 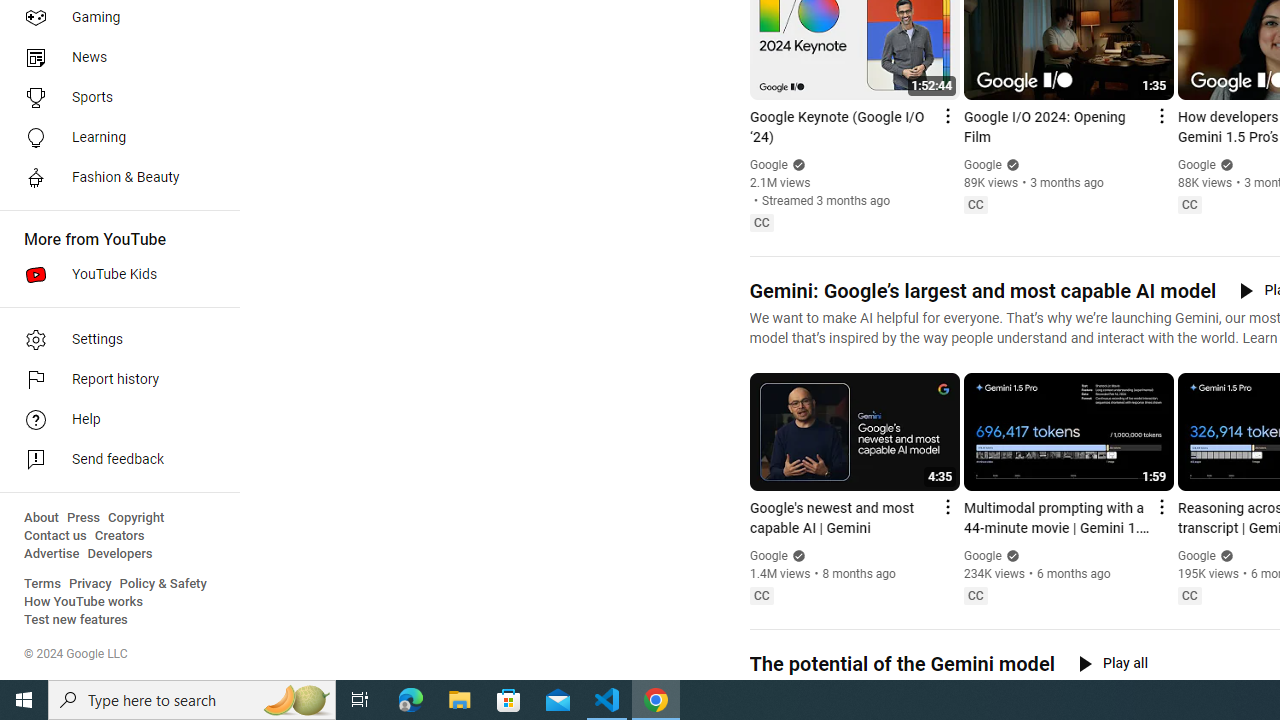 What do you see at coordinates (112, 380) in the screenshot?
I see `'Report history'` at bounding box center [112, 380].